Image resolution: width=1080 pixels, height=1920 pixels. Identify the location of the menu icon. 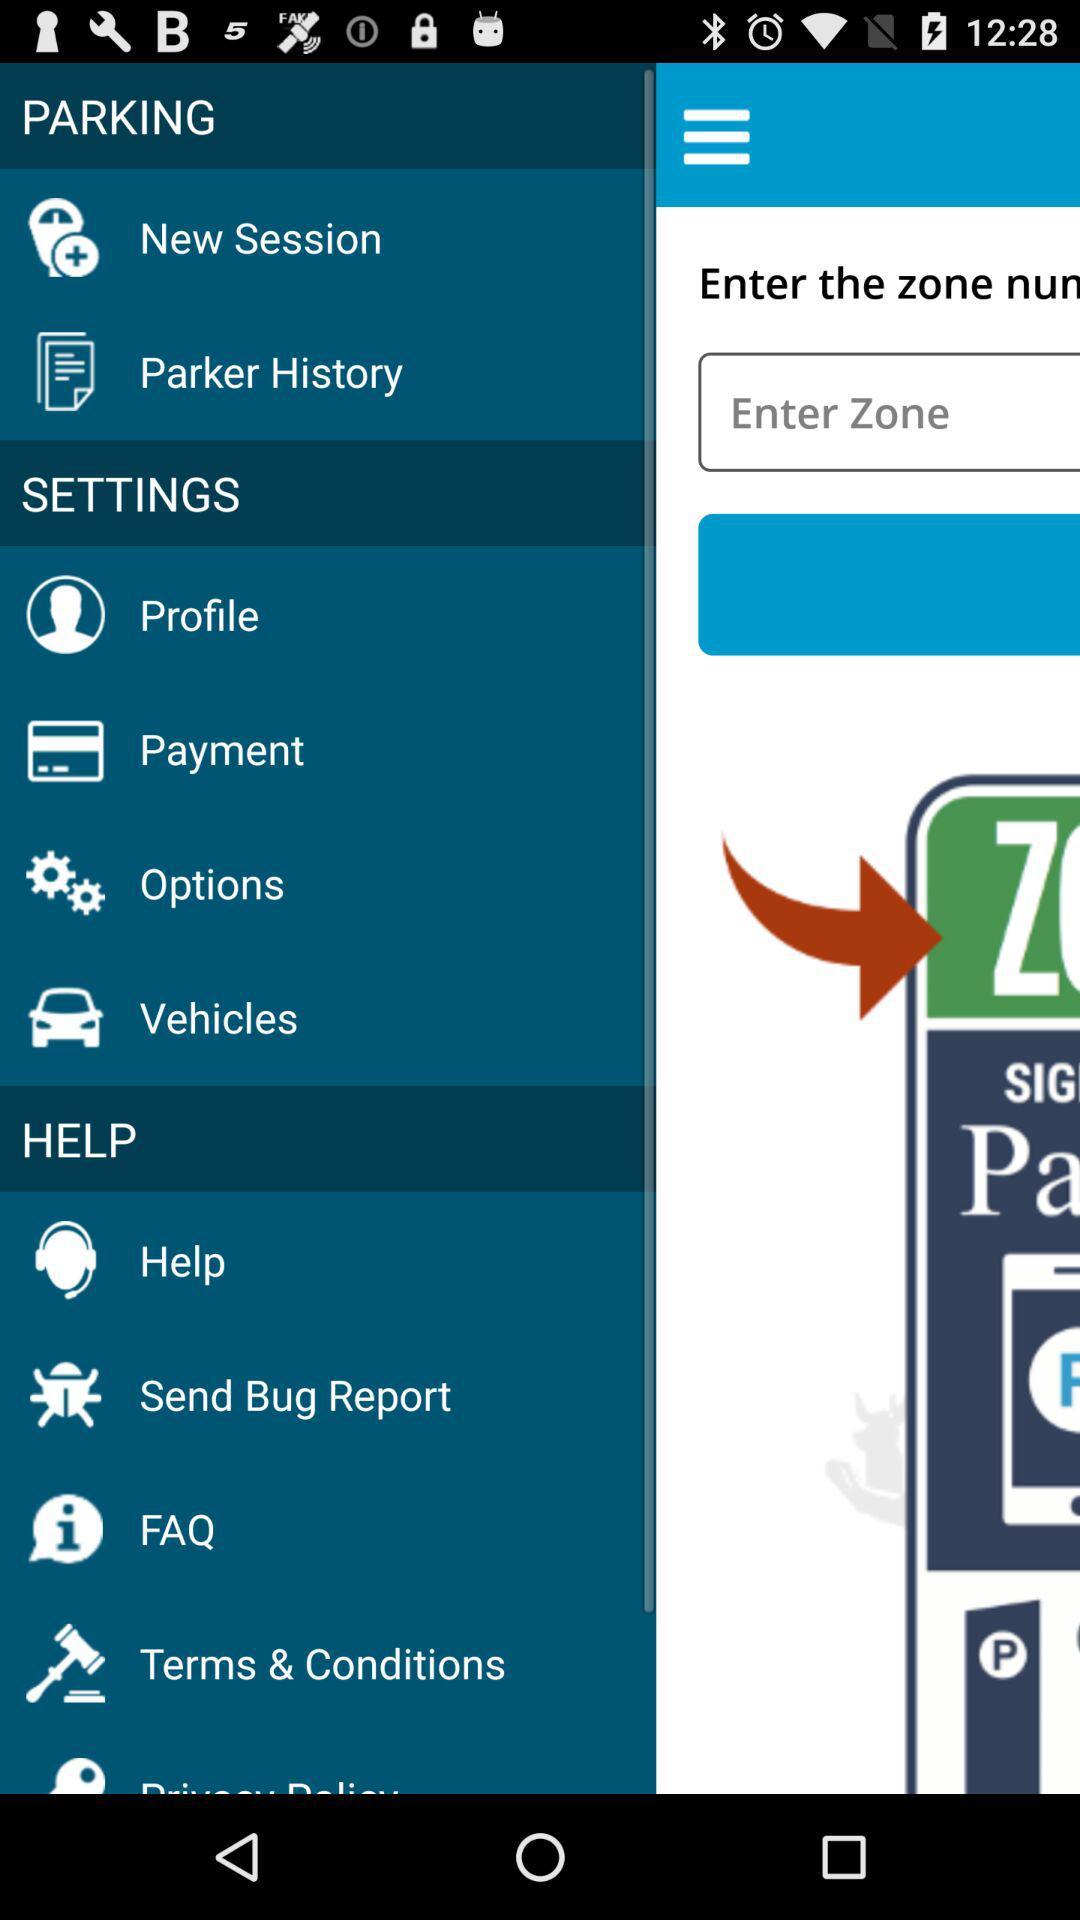
(715, 143).